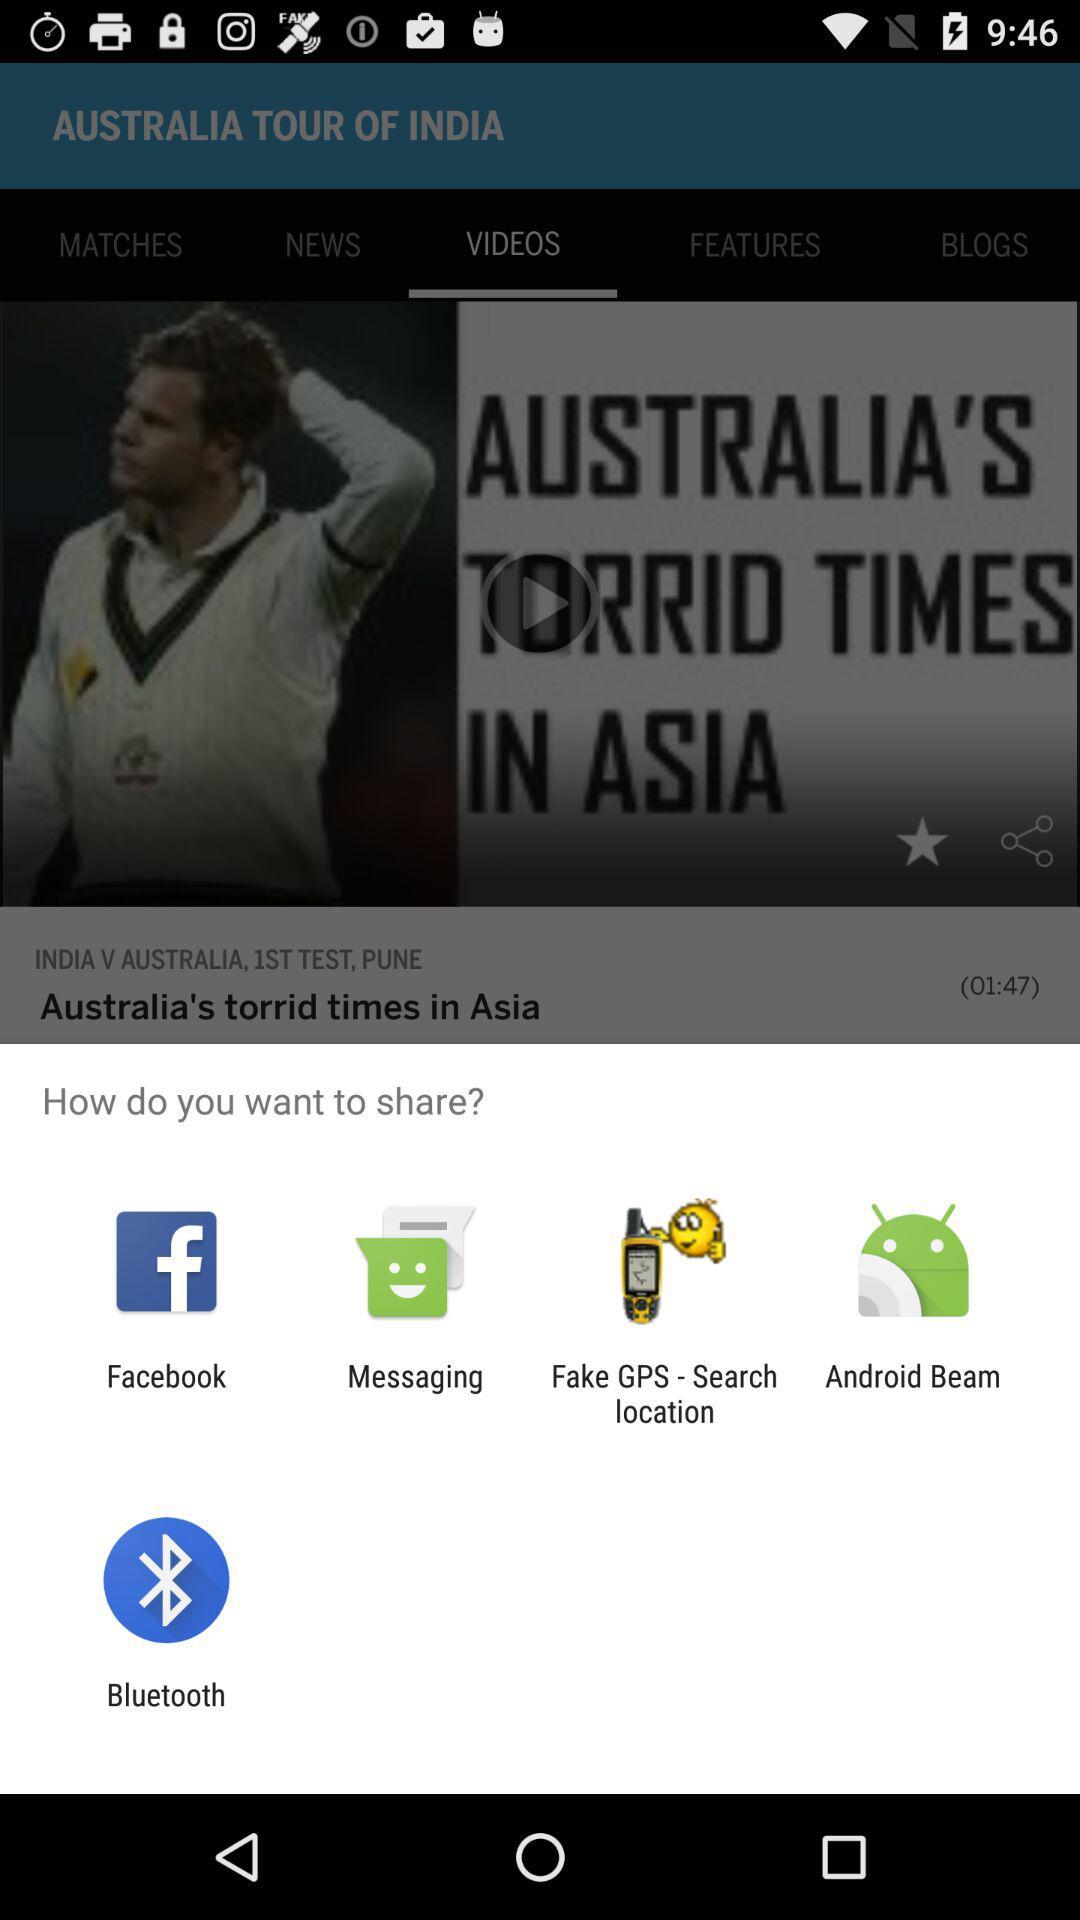 The image size is (1080, 1920). I want to click on item to the right of the messaging app, so click(664, 1392).